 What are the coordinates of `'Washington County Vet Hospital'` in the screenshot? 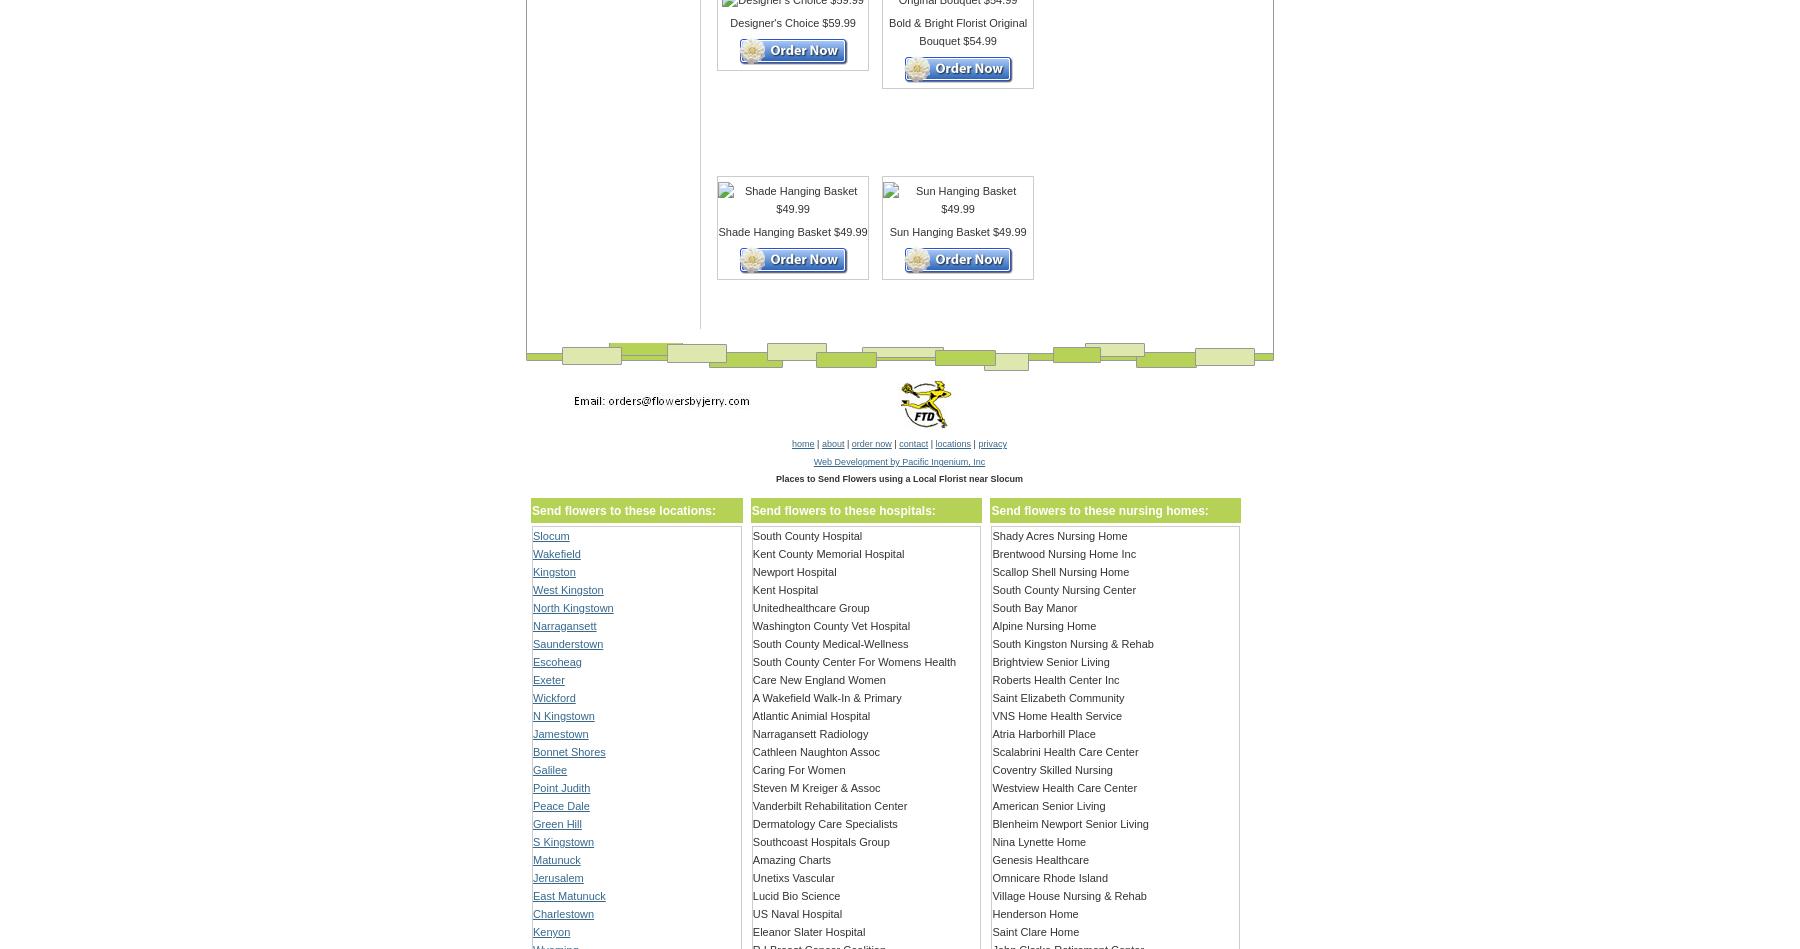 It's located at (831, 624).